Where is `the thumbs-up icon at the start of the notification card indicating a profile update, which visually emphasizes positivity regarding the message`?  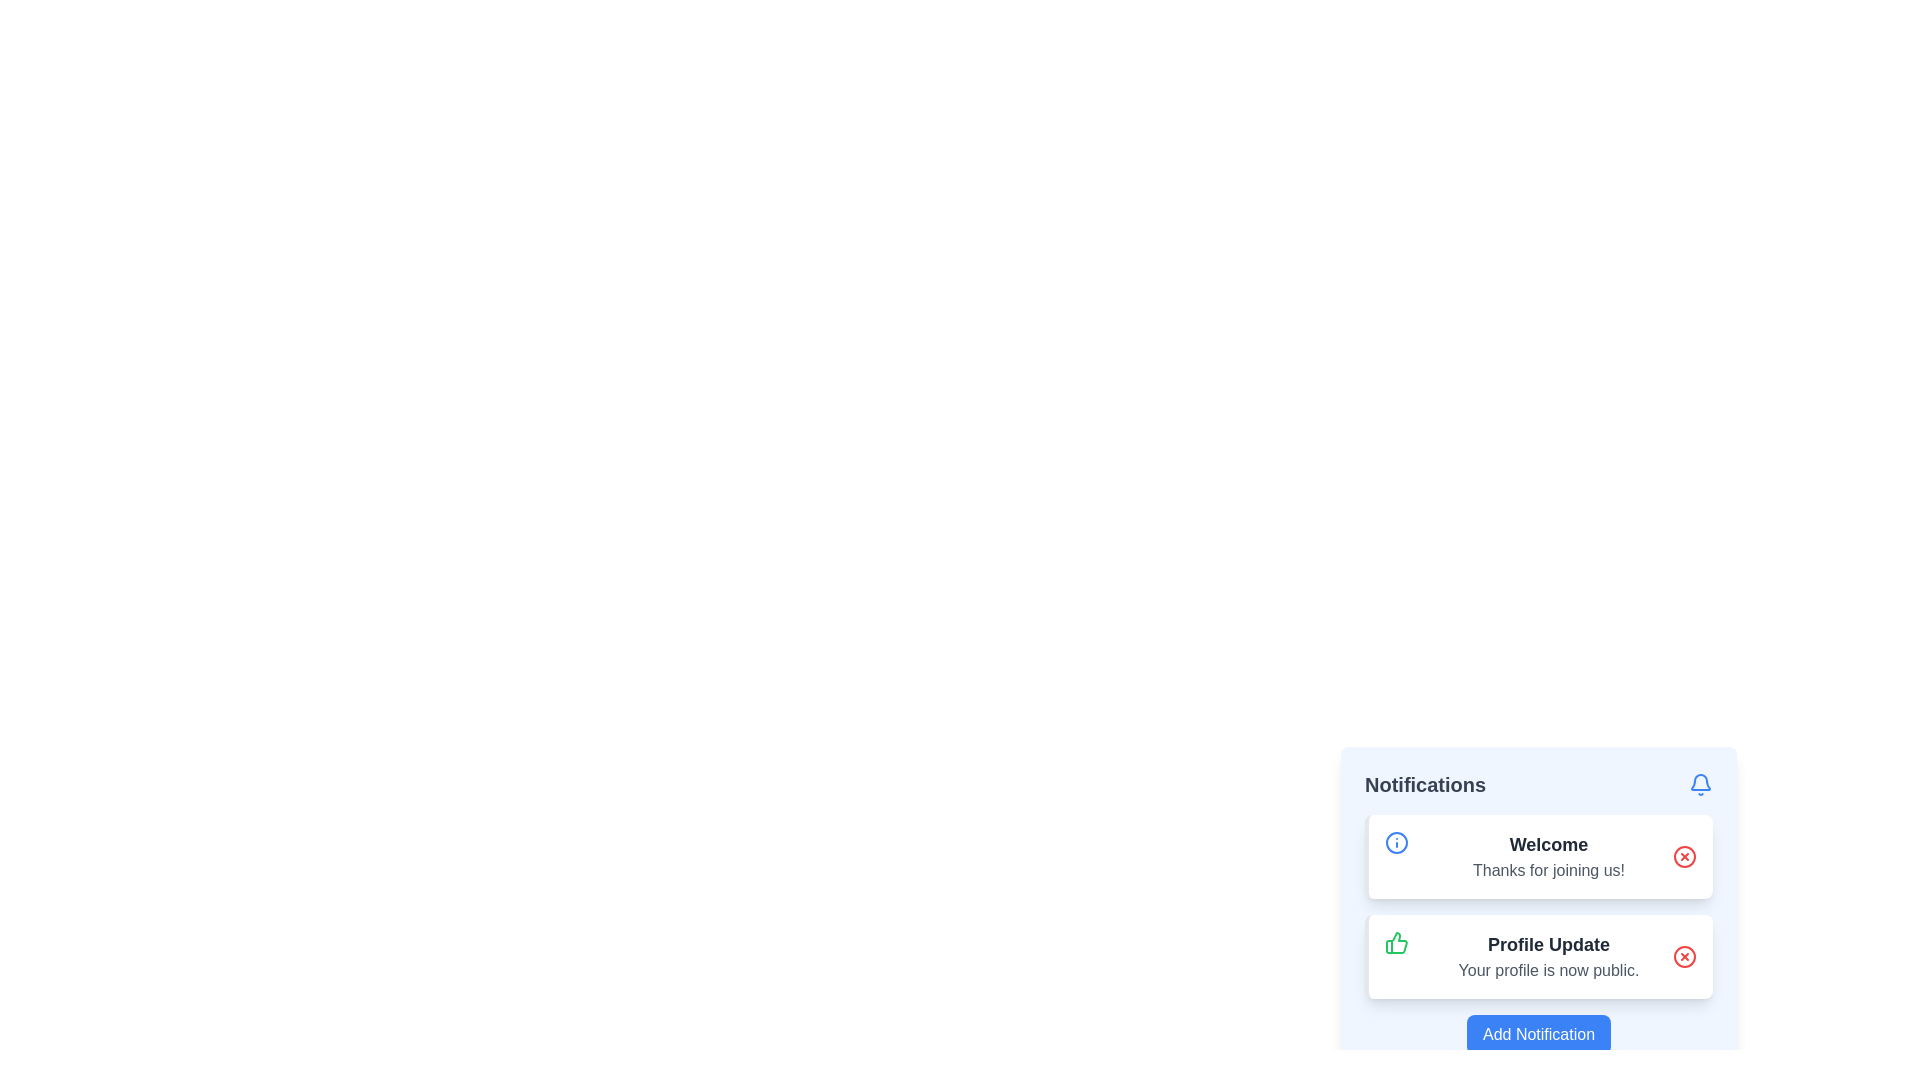 the thumbs-up icon at the start of the notification card indicating a profile update, which visually emphasizes positivity regarding the message is located at coordinates (1395, 942).